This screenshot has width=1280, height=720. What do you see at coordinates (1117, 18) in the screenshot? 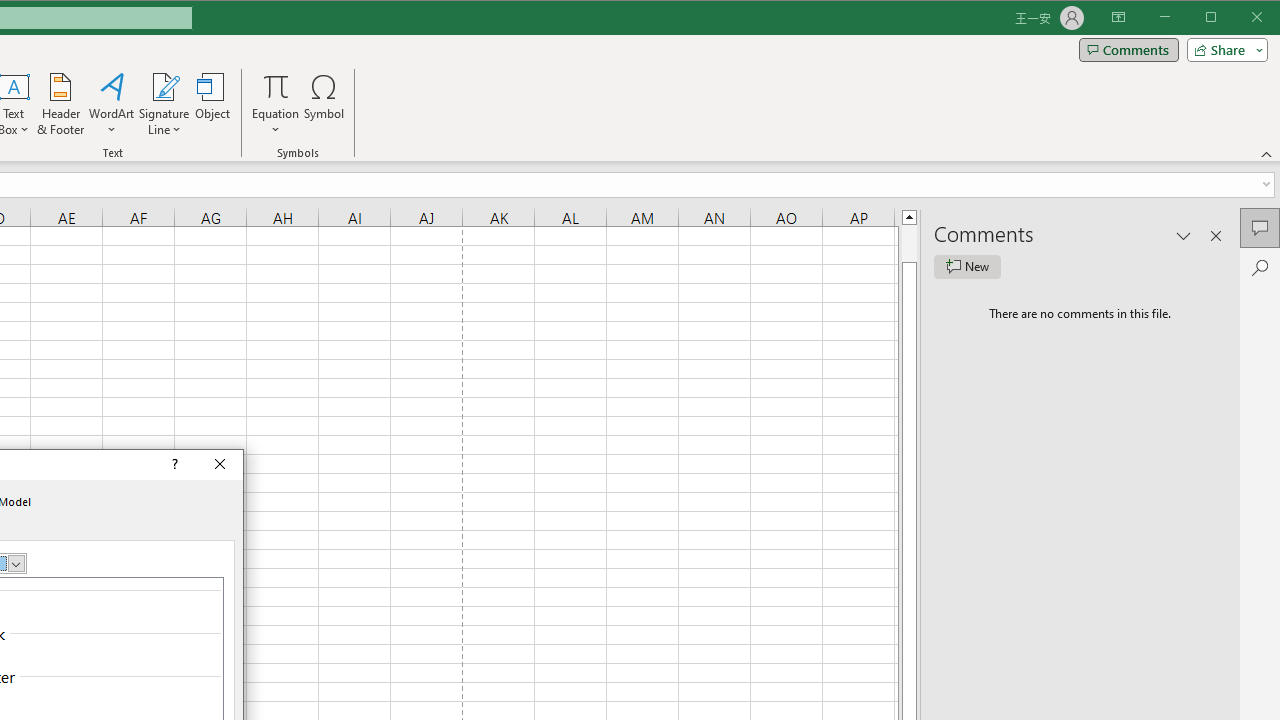
I see `'Ribbon Display Options'` at bounding box center [1117, 18].